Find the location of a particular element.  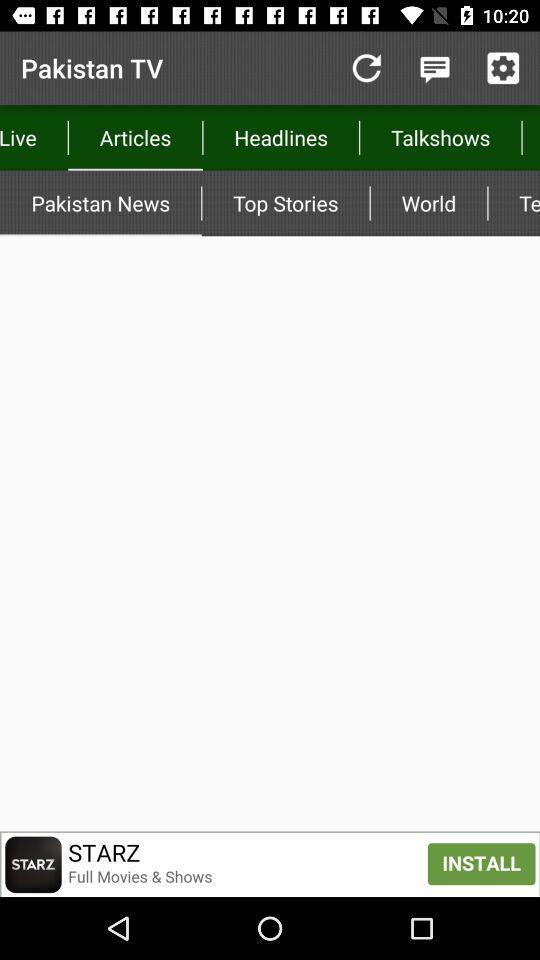

comment is located at coordinates (434, 68).